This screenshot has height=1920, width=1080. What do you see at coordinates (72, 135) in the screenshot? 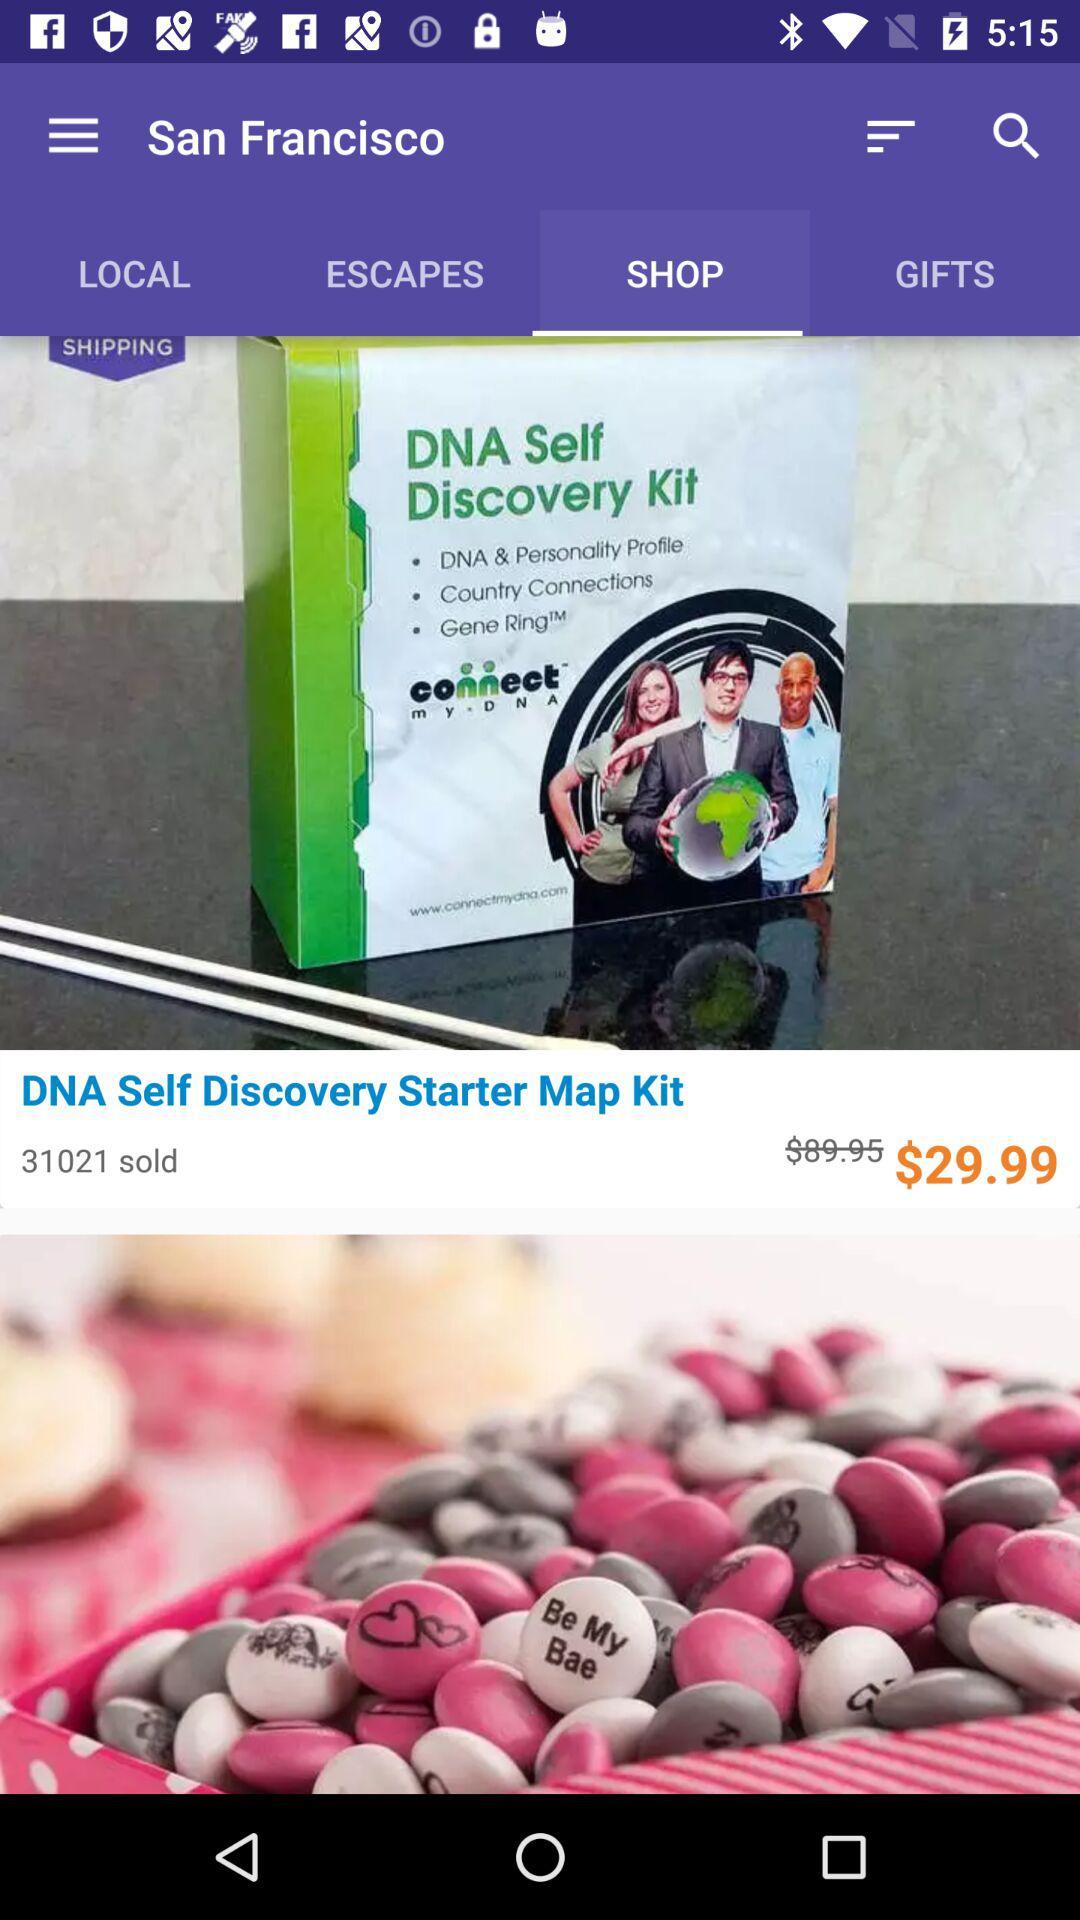
I see `item above the local icon` at bounding box center [72, 135].